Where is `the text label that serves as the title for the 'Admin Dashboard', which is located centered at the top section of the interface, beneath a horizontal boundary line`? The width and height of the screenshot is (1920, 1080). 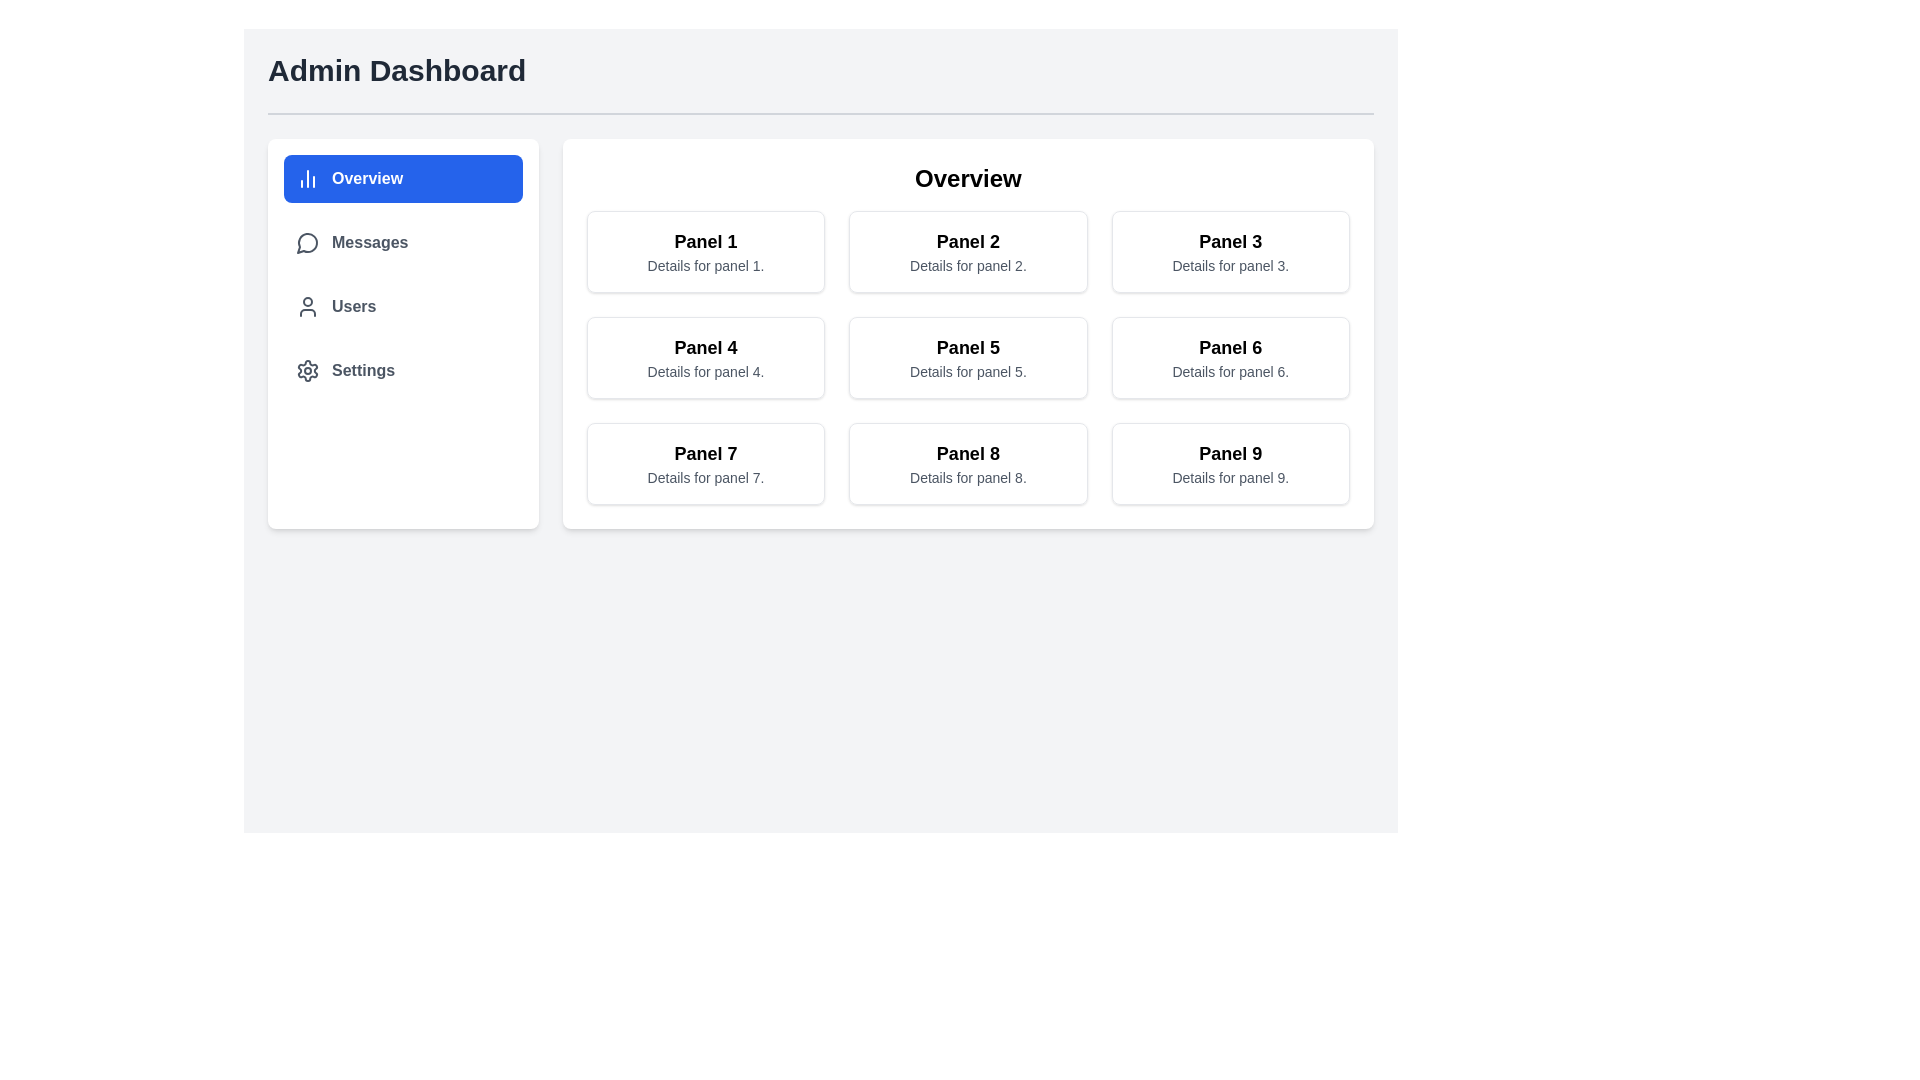
the text label that serves as the title for the 'Admin Dashboard', which is located centered at the top section of the interface, beneath a horizontal boundary line is located at coordinates (397, 69).